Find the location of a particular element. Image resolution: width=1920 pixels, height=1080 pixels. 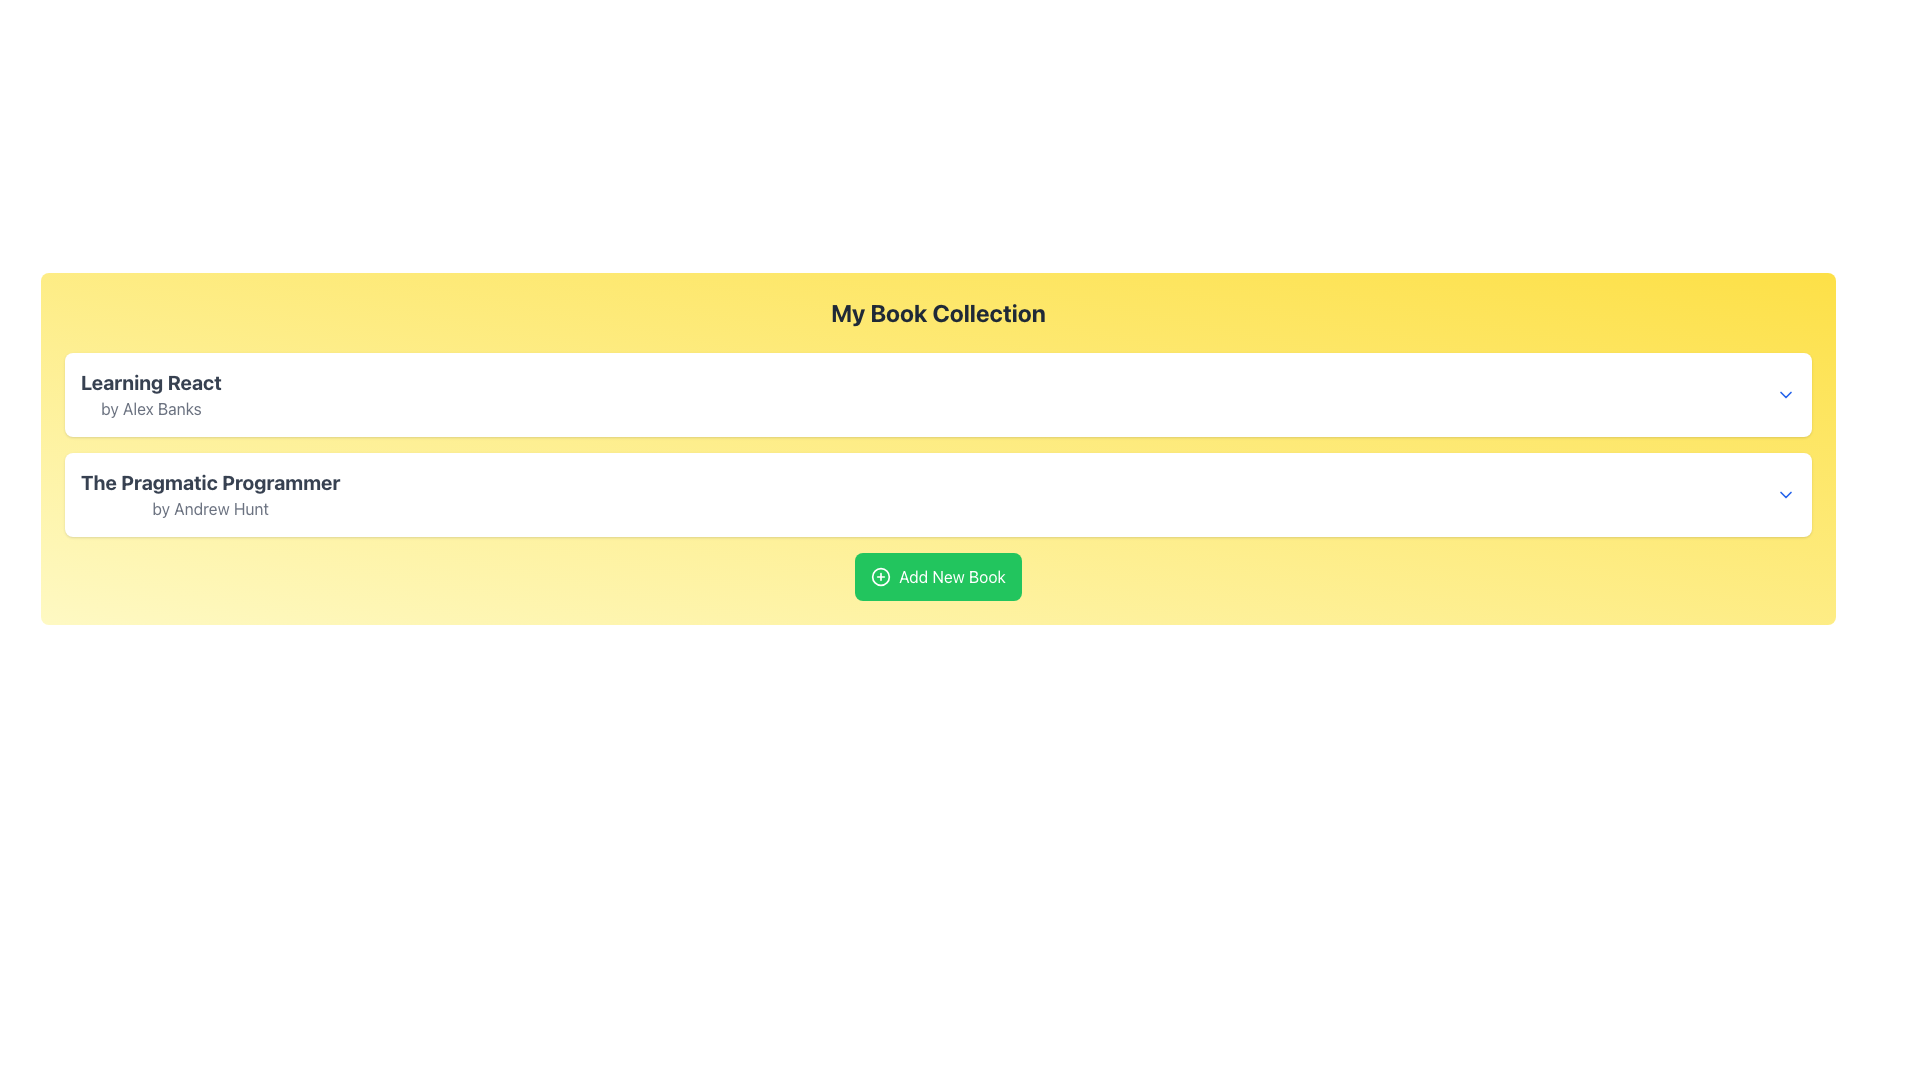

the downward-facing blue arrow icon is located at coordinates (1785, 494).